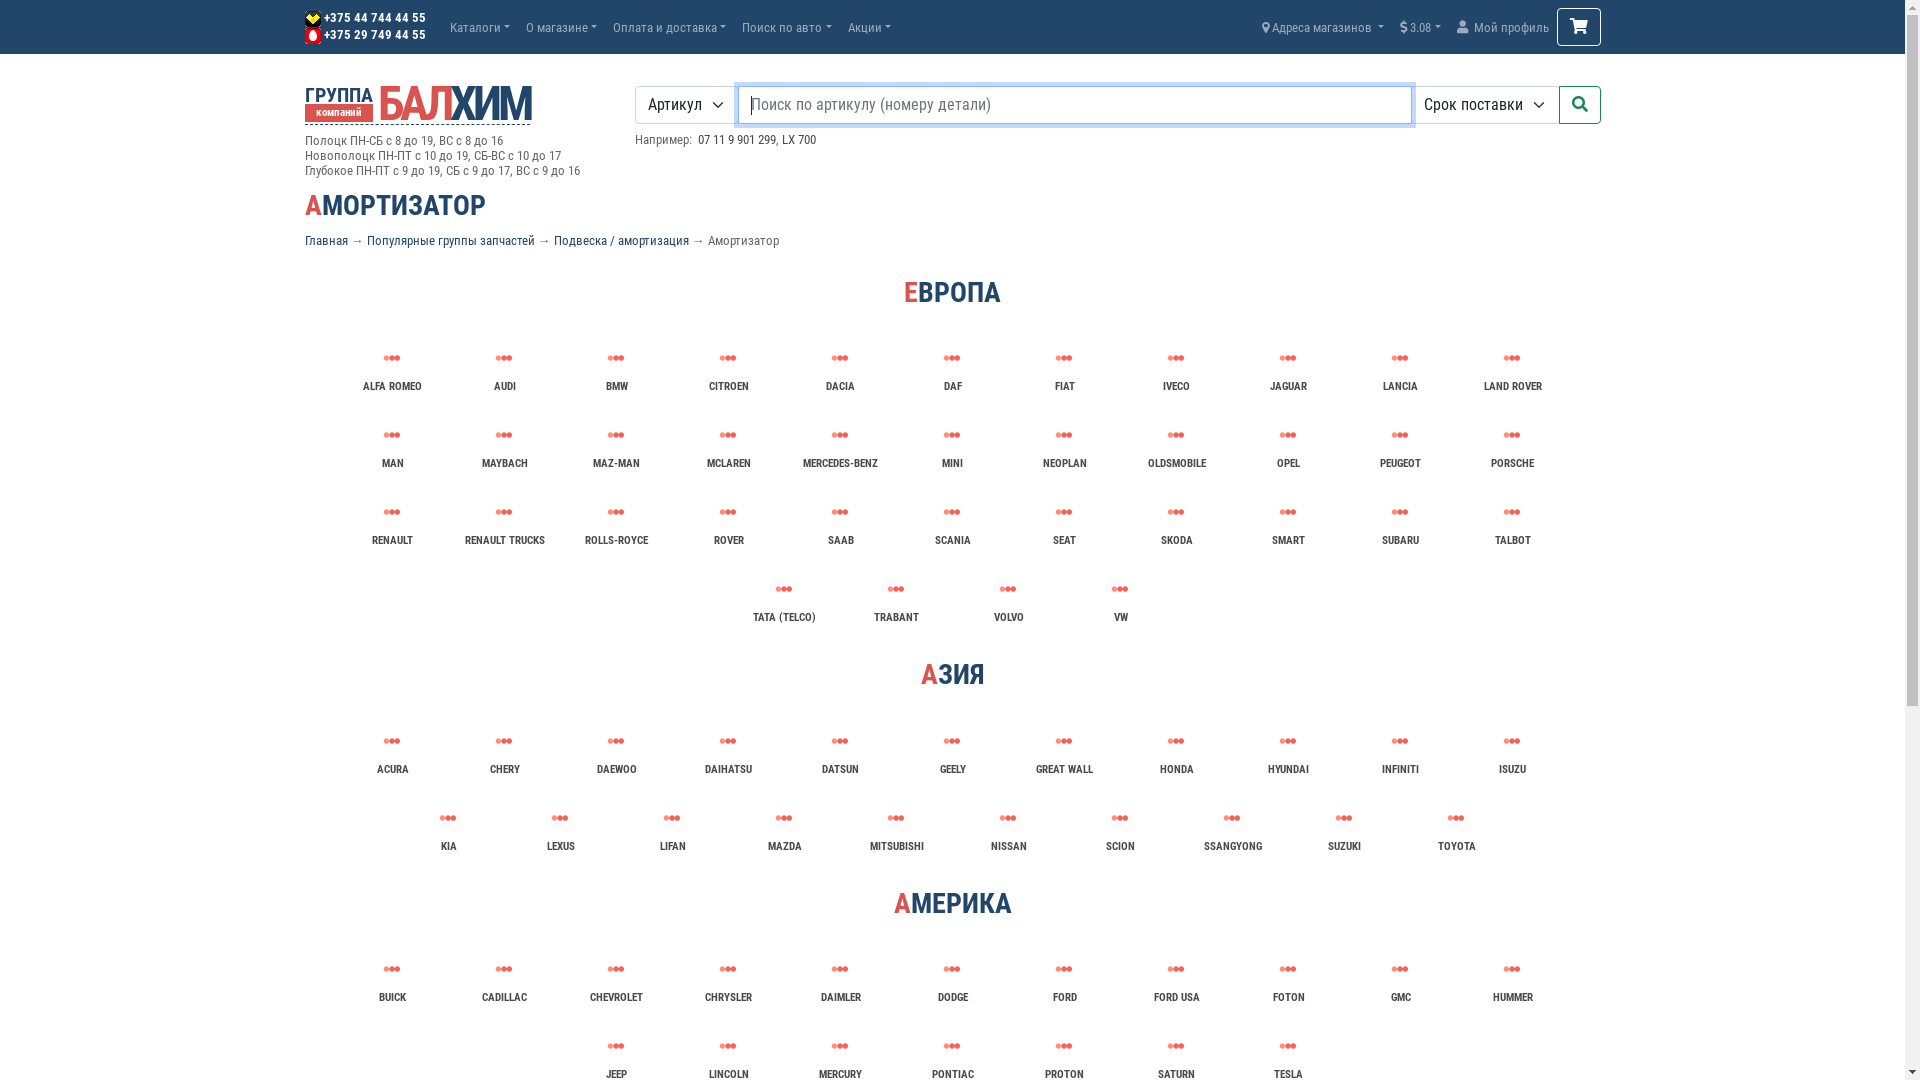 This screenshot has width=1920, height=1080. What do you see at coordinates (840, 441) in the screenshot?
I see `'MERCEDES-BENZ'` at bounding box center [840, 441].